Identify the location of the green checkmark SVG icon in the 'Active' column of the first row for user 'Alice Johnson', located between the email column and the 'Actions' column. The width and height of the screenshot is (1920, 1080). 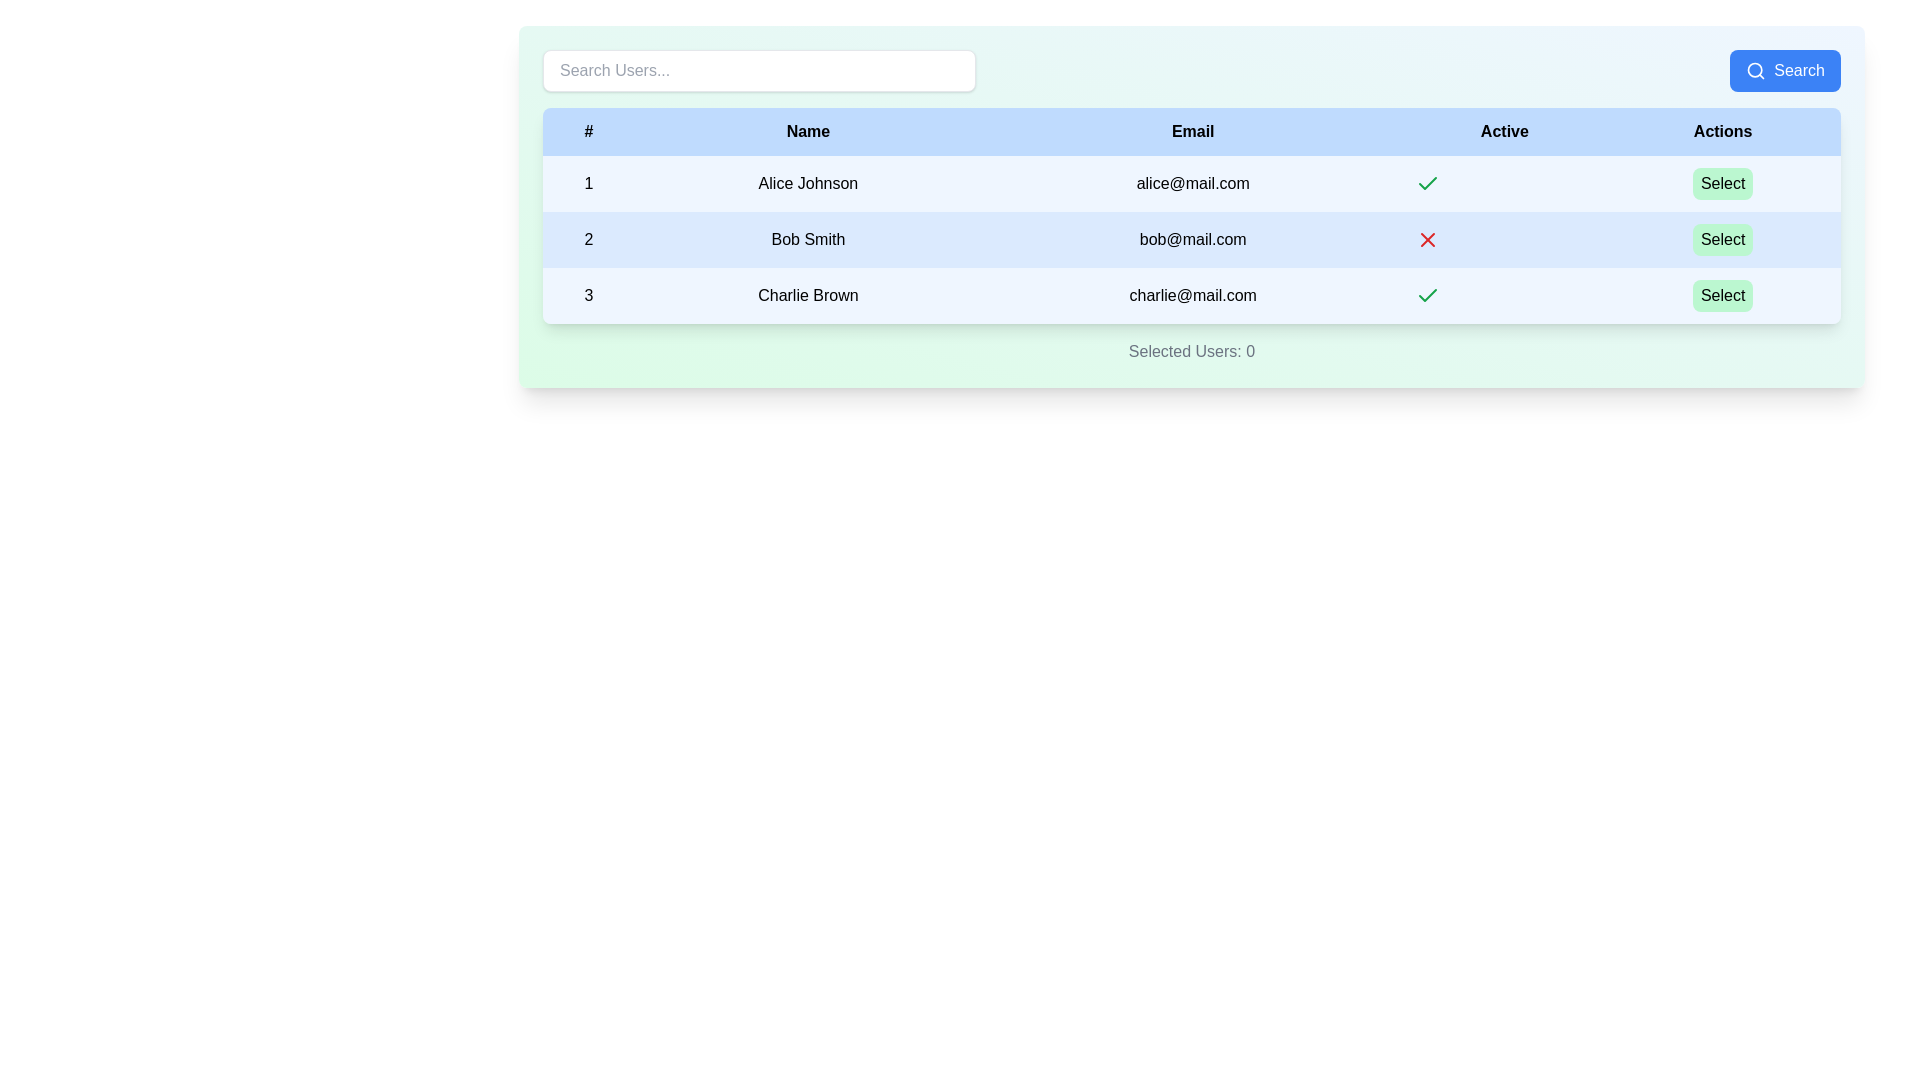
(1427, 184).